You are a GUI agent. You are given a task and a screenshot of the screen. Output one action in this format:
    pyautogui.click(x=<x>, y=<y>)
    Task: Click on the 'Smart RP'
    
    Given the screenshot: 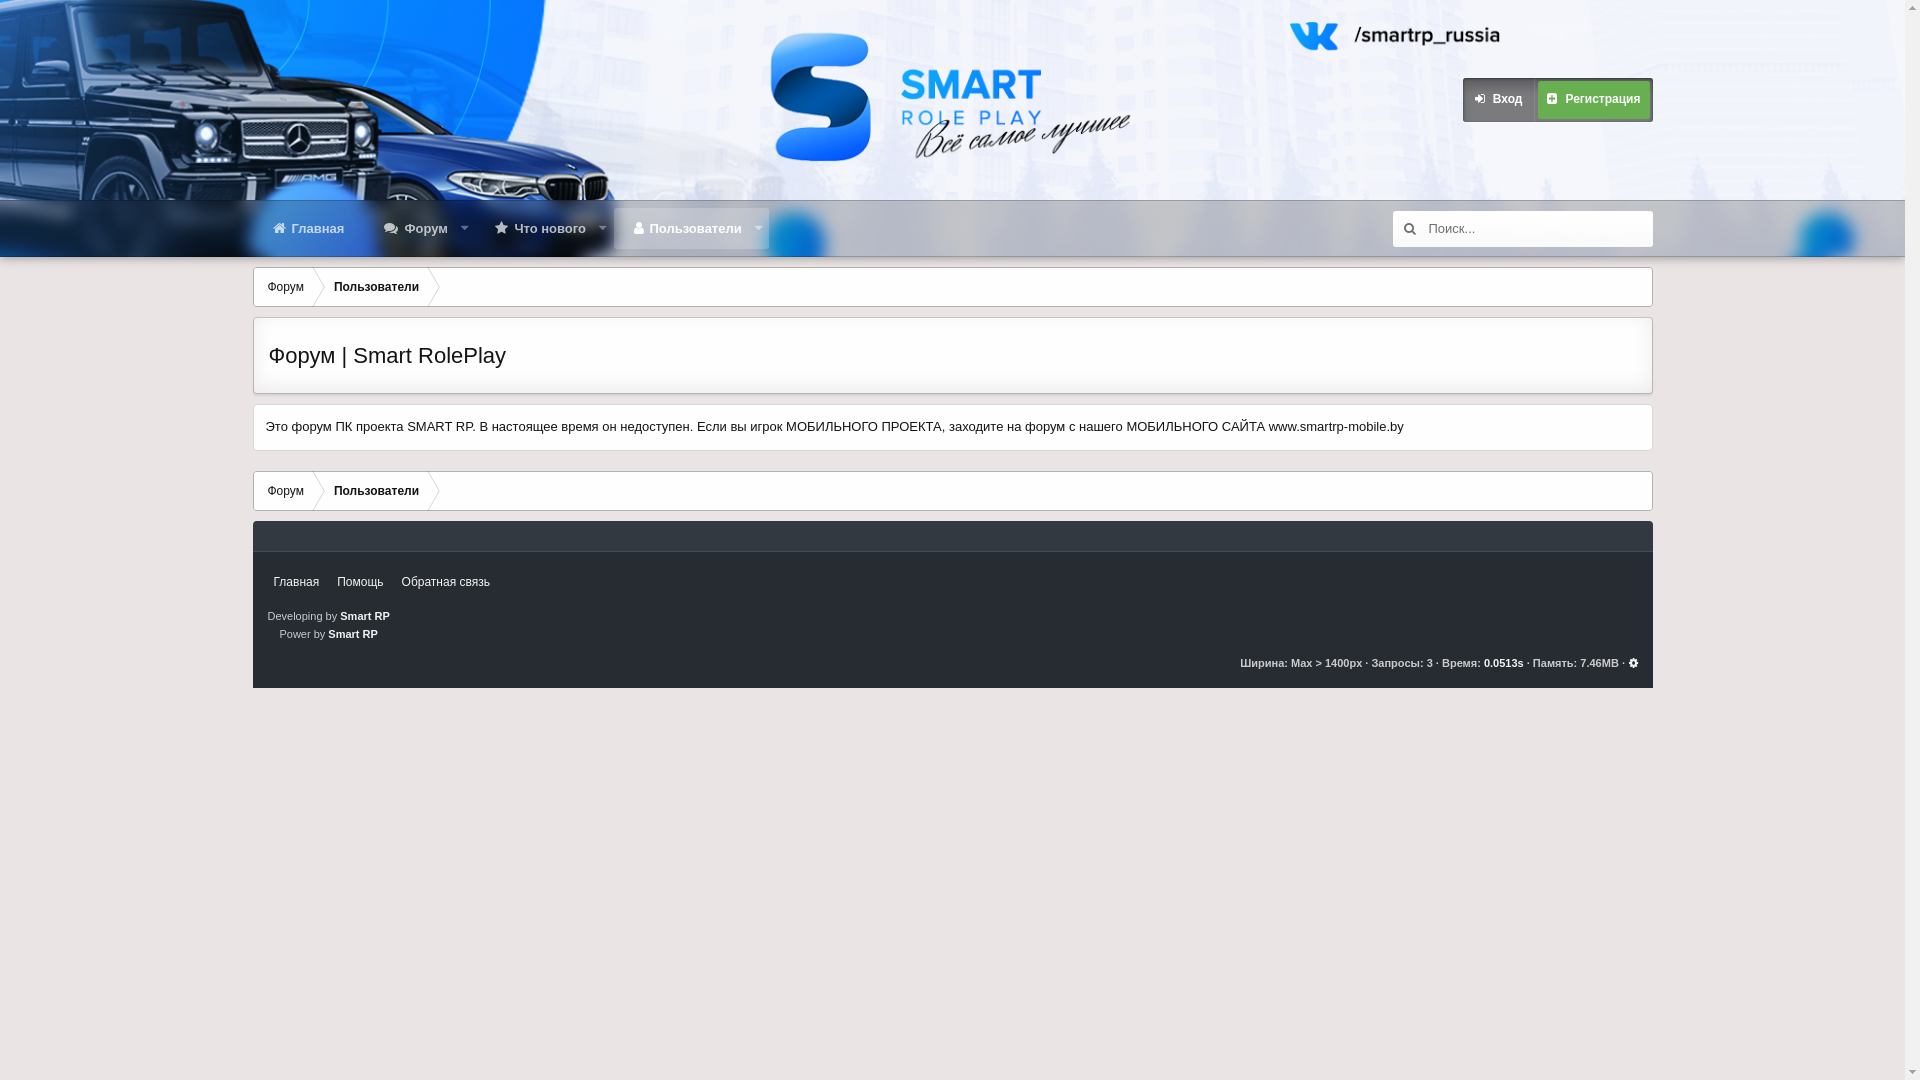 What is the action you would take?
    pyautogui.click(x=353, y=633)
    